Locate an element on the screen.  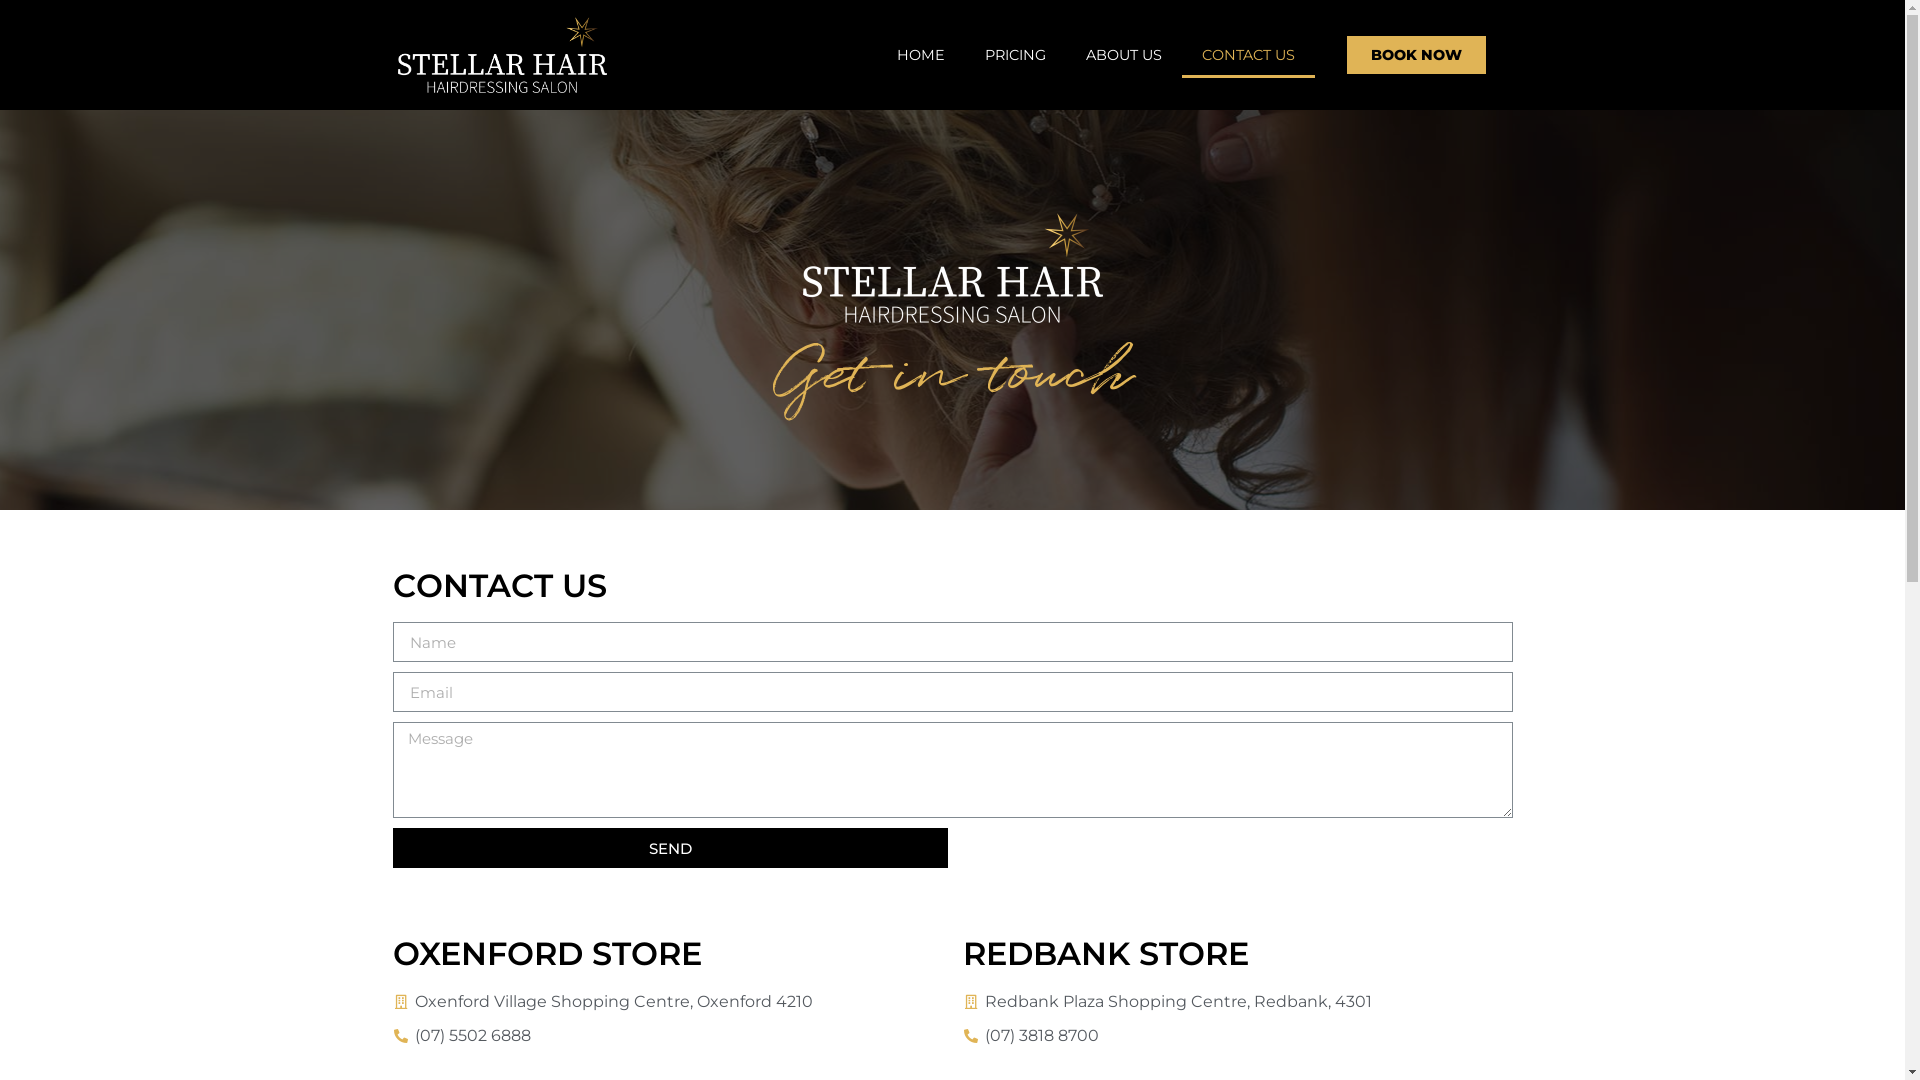
'BOOK NOW' is located at coordinates (1415, 53).